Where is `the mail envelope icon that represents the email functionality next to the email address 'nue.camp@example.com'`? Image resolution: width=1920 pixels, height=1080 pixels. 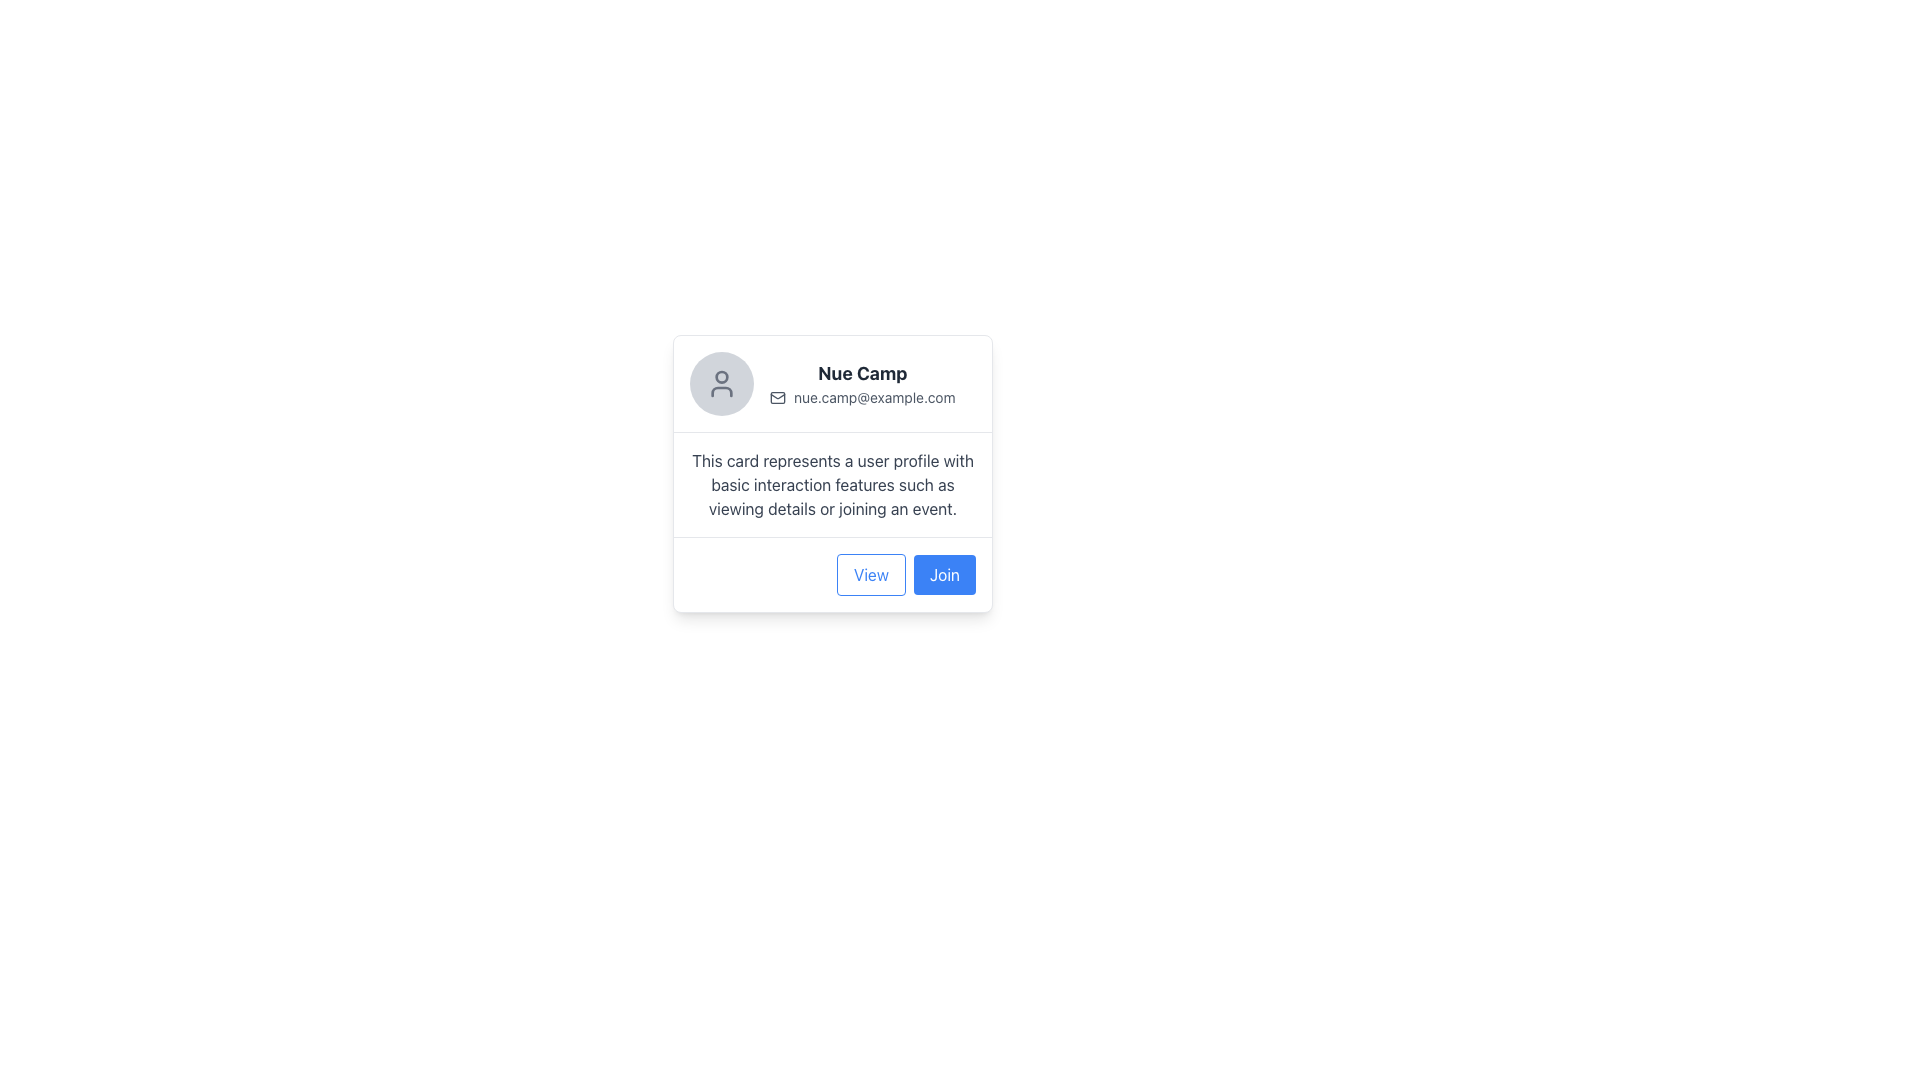 the mail envelope icon that represents the email functionality next to the email address 'nue.camp@example.com' is located at coordinates (776, 397).